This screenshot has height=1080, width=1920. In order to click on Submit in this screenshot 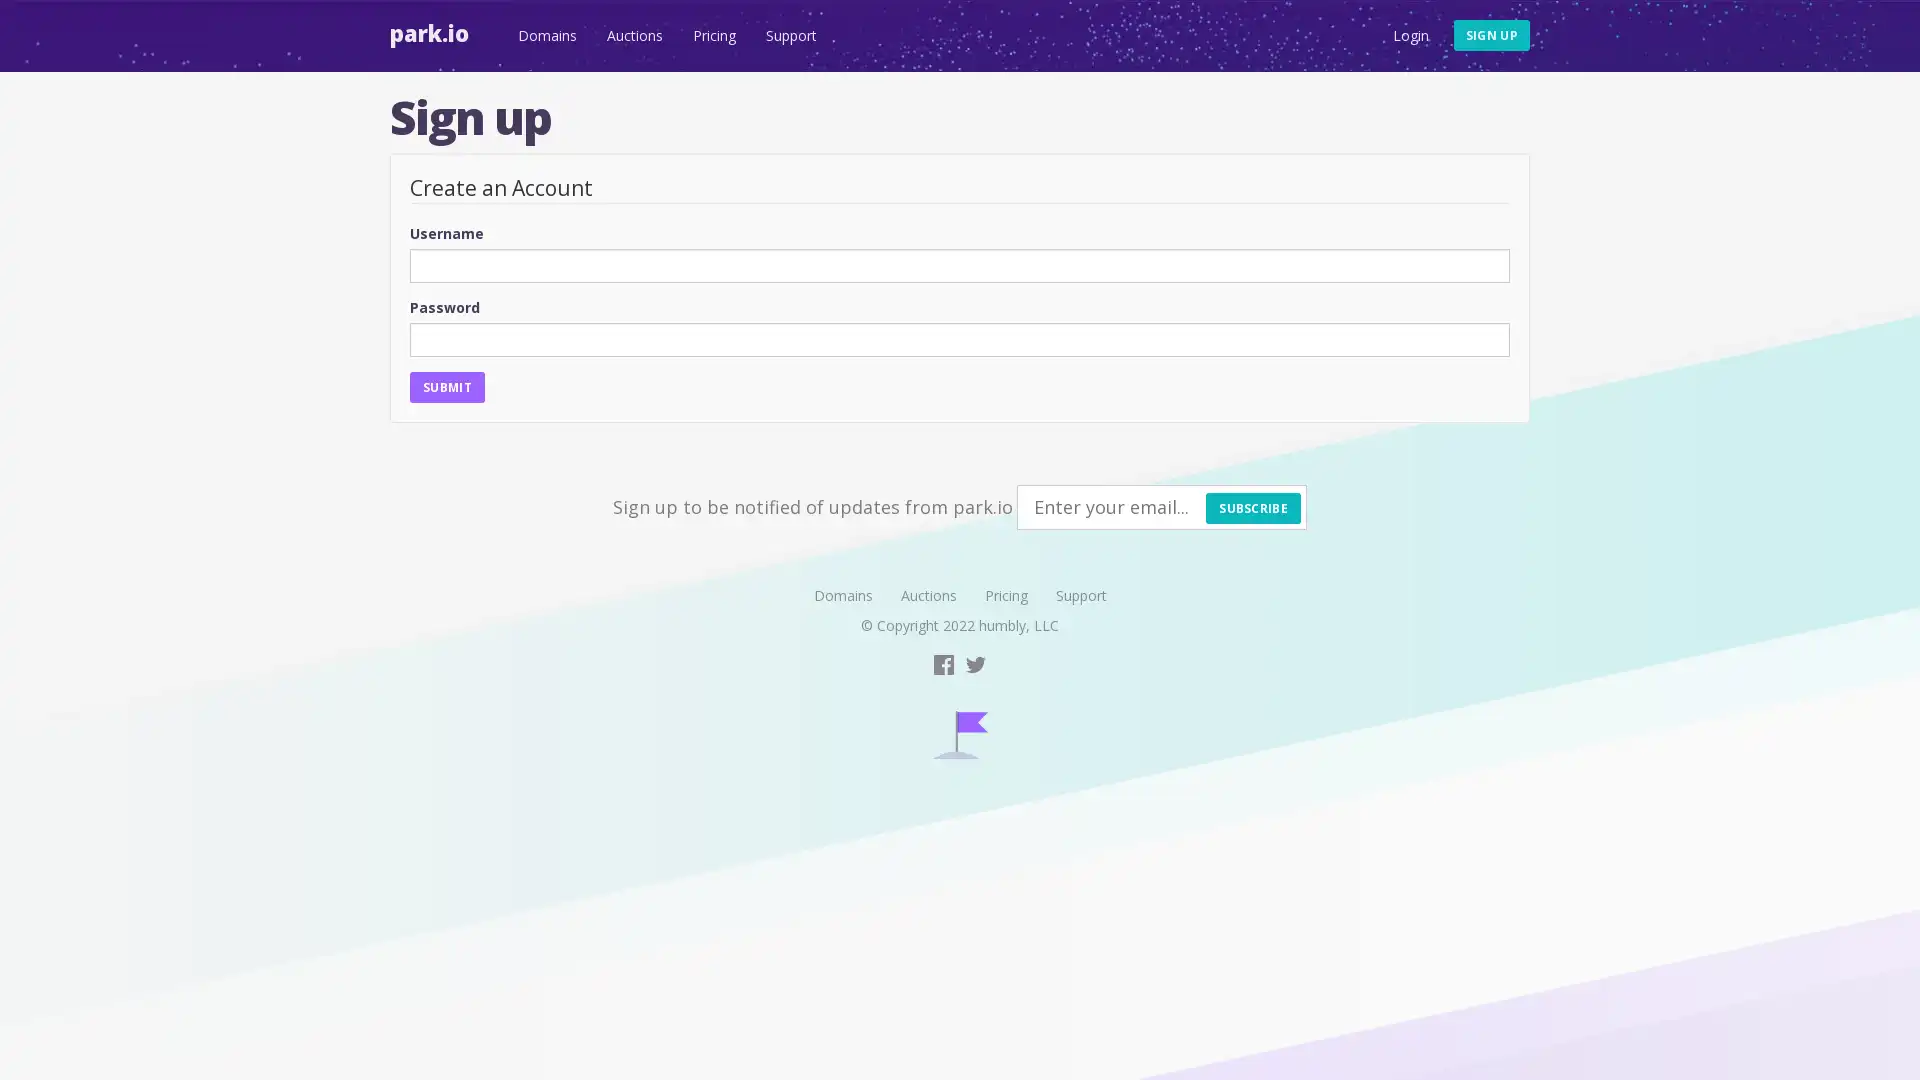, I will do `click(445, 386)`.